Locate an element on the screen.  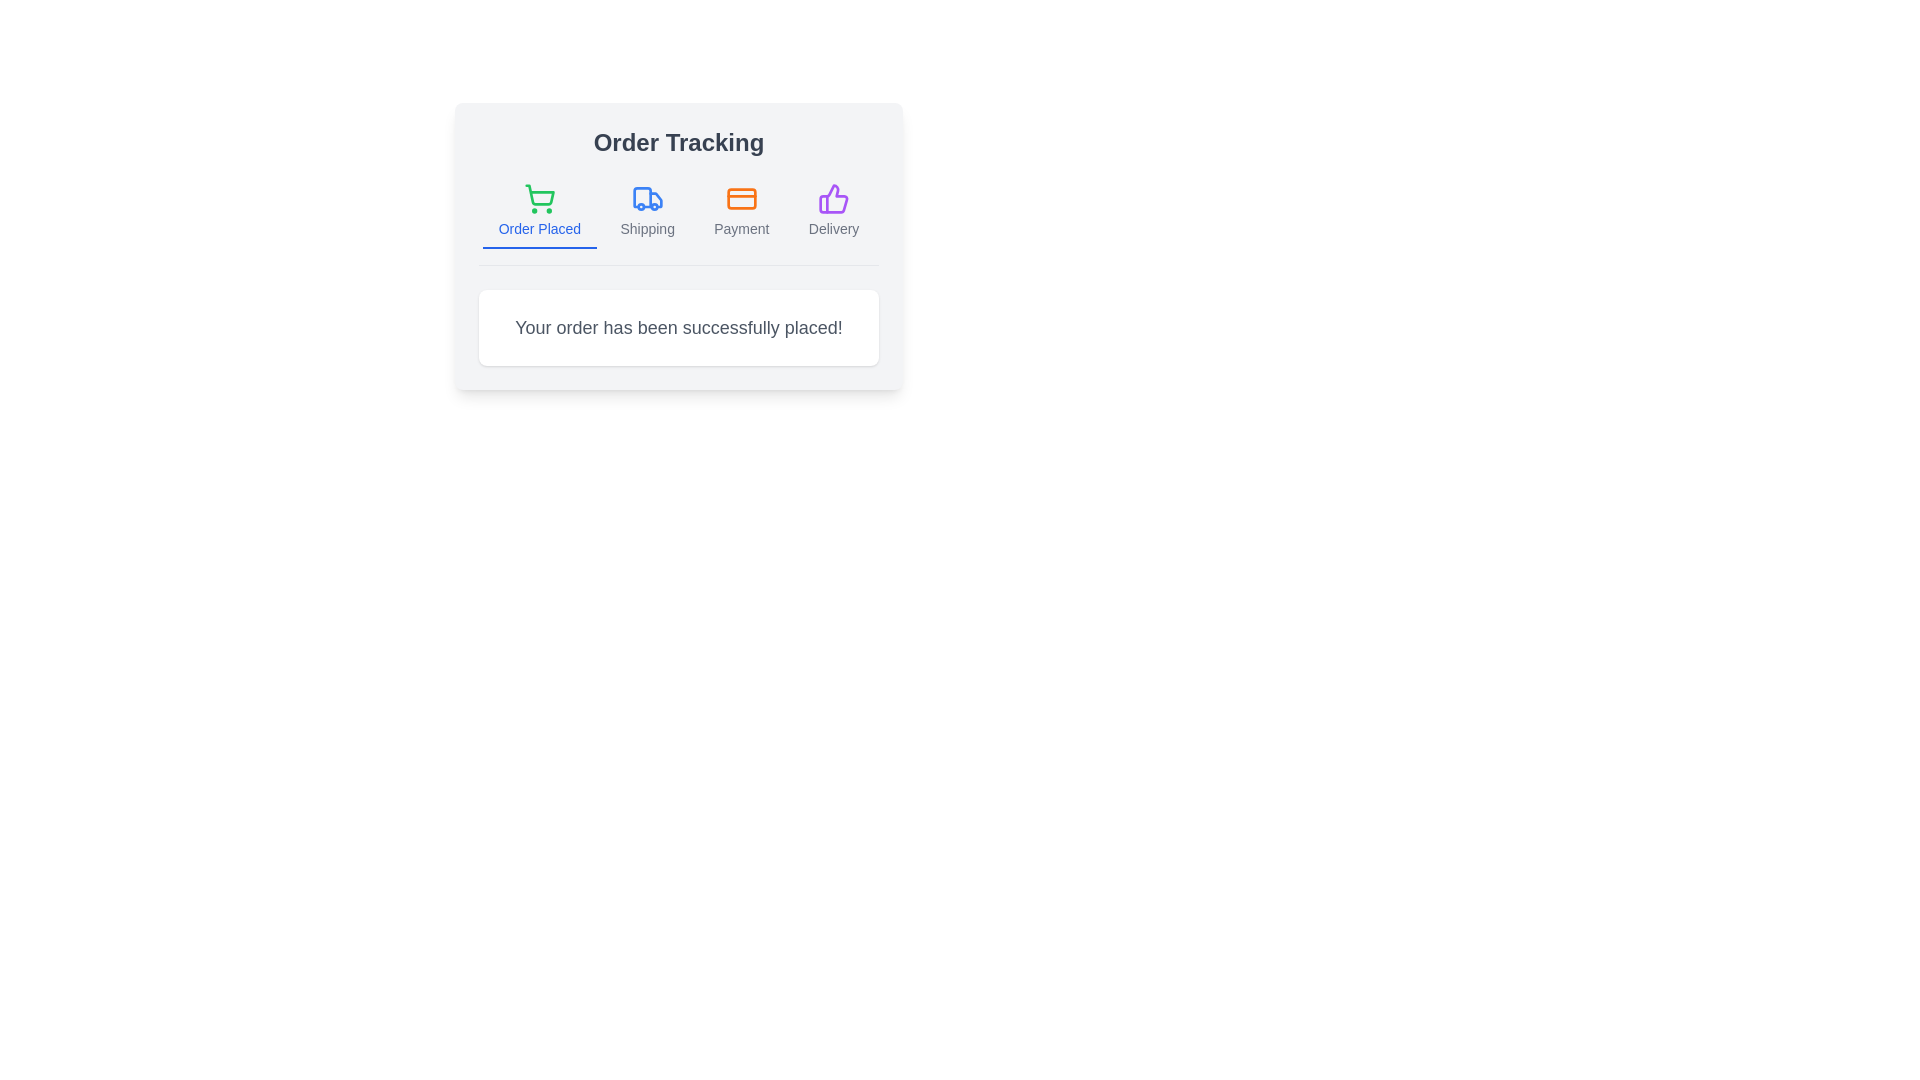
the tab labeled Delivery to activate it is located at coordinates (834, 212).